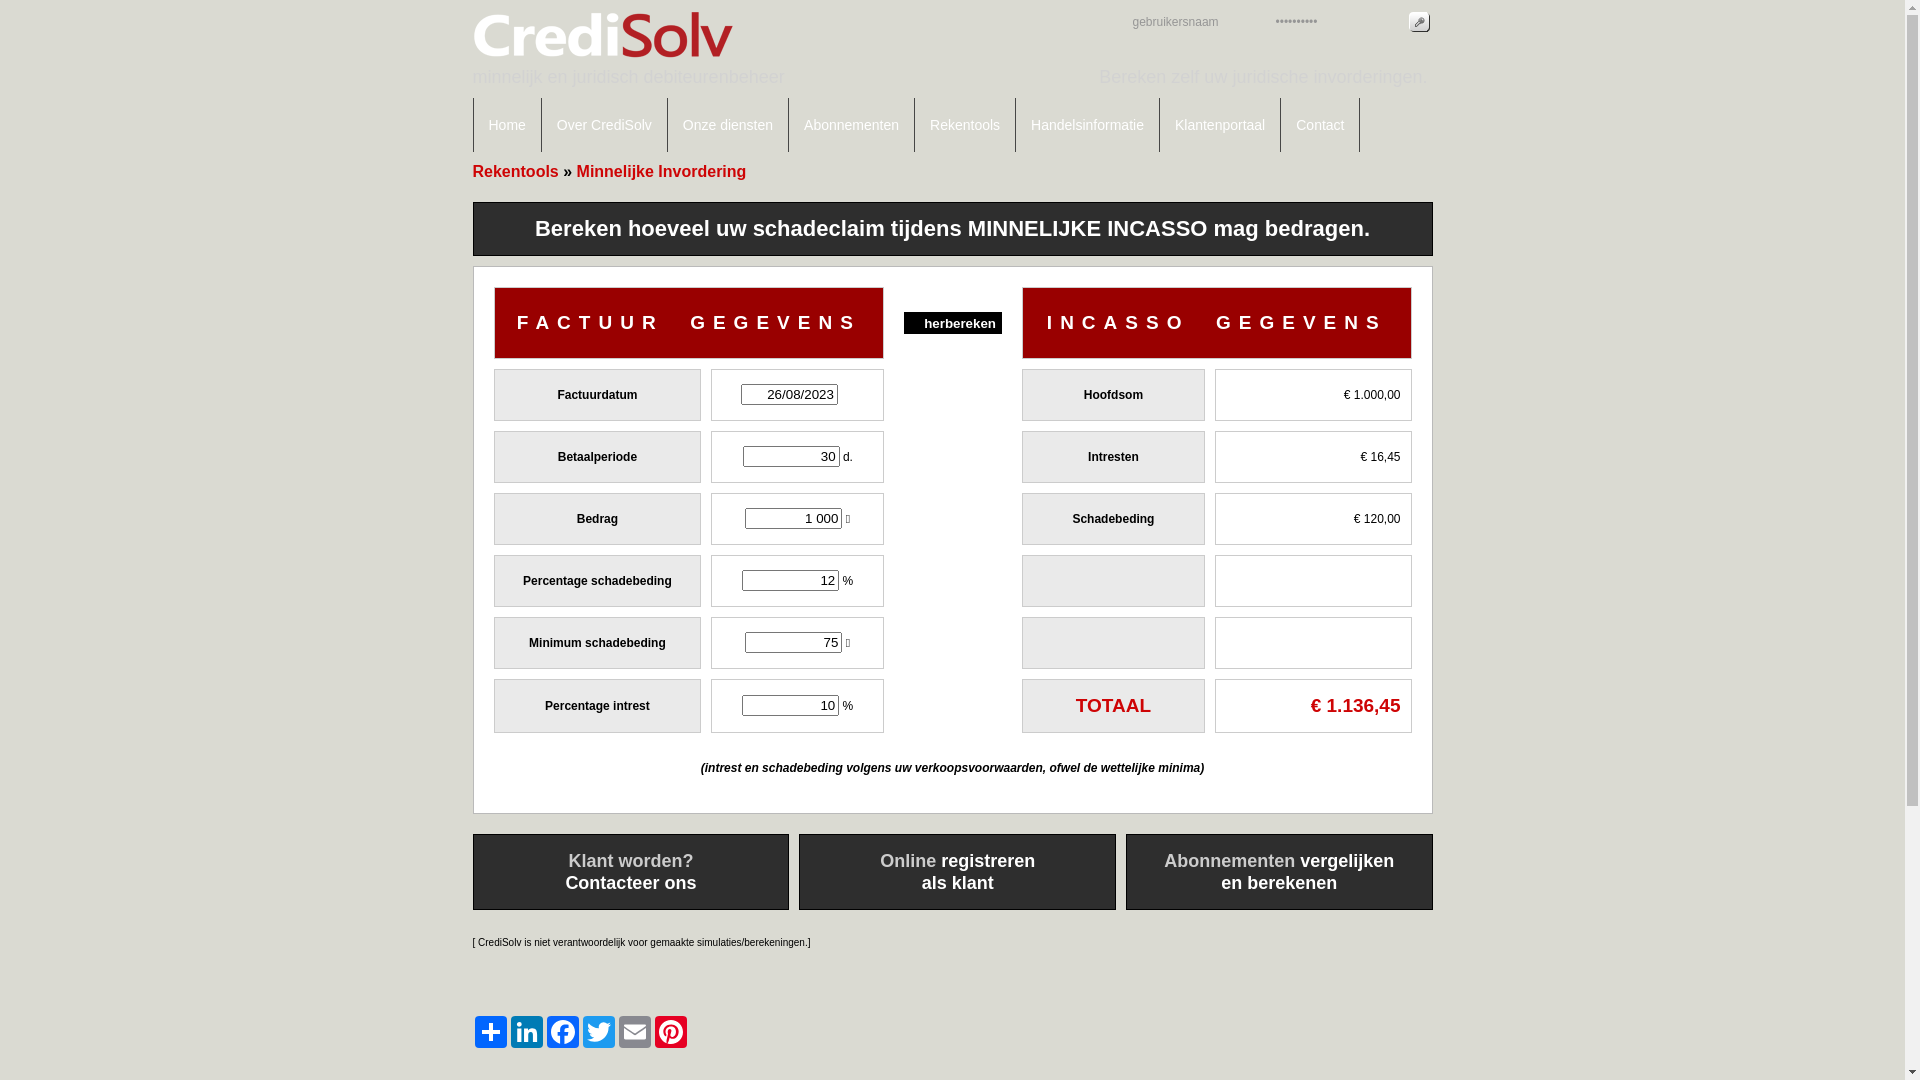  I want to click on 'Bereken zelf uw juridische invorderingen.', so click(1261, 76).